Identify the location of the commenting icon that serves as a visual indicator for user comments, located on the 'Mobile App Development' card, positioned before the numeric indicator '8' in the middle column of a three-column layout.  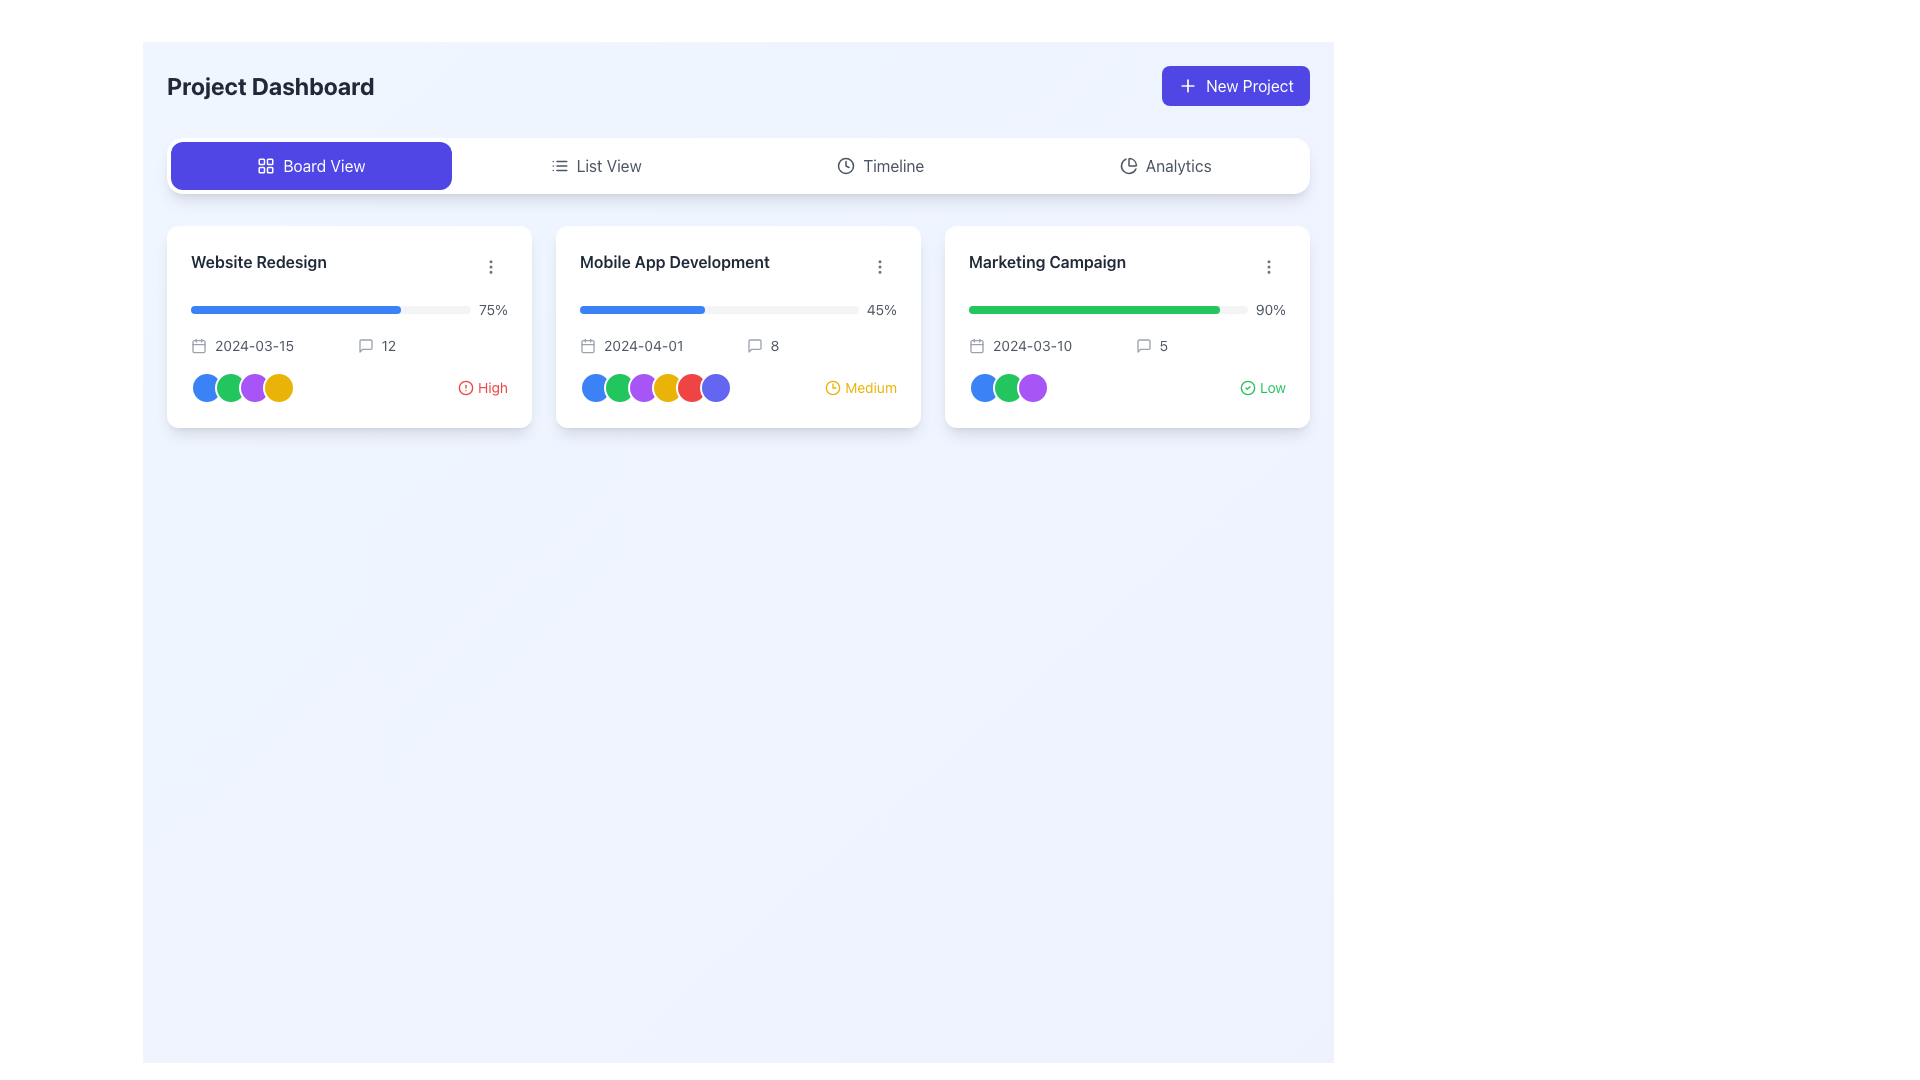
(753, 345).